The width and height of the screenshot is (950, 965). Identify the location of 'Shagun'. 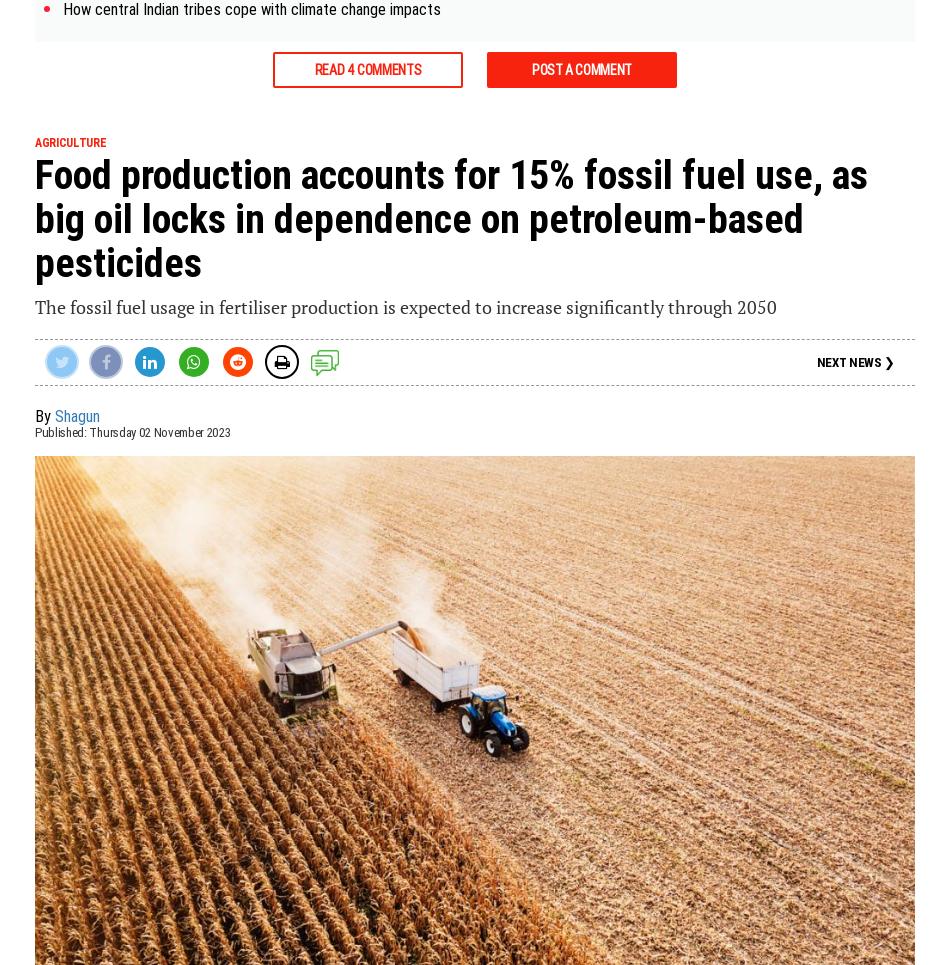
(77, 416).